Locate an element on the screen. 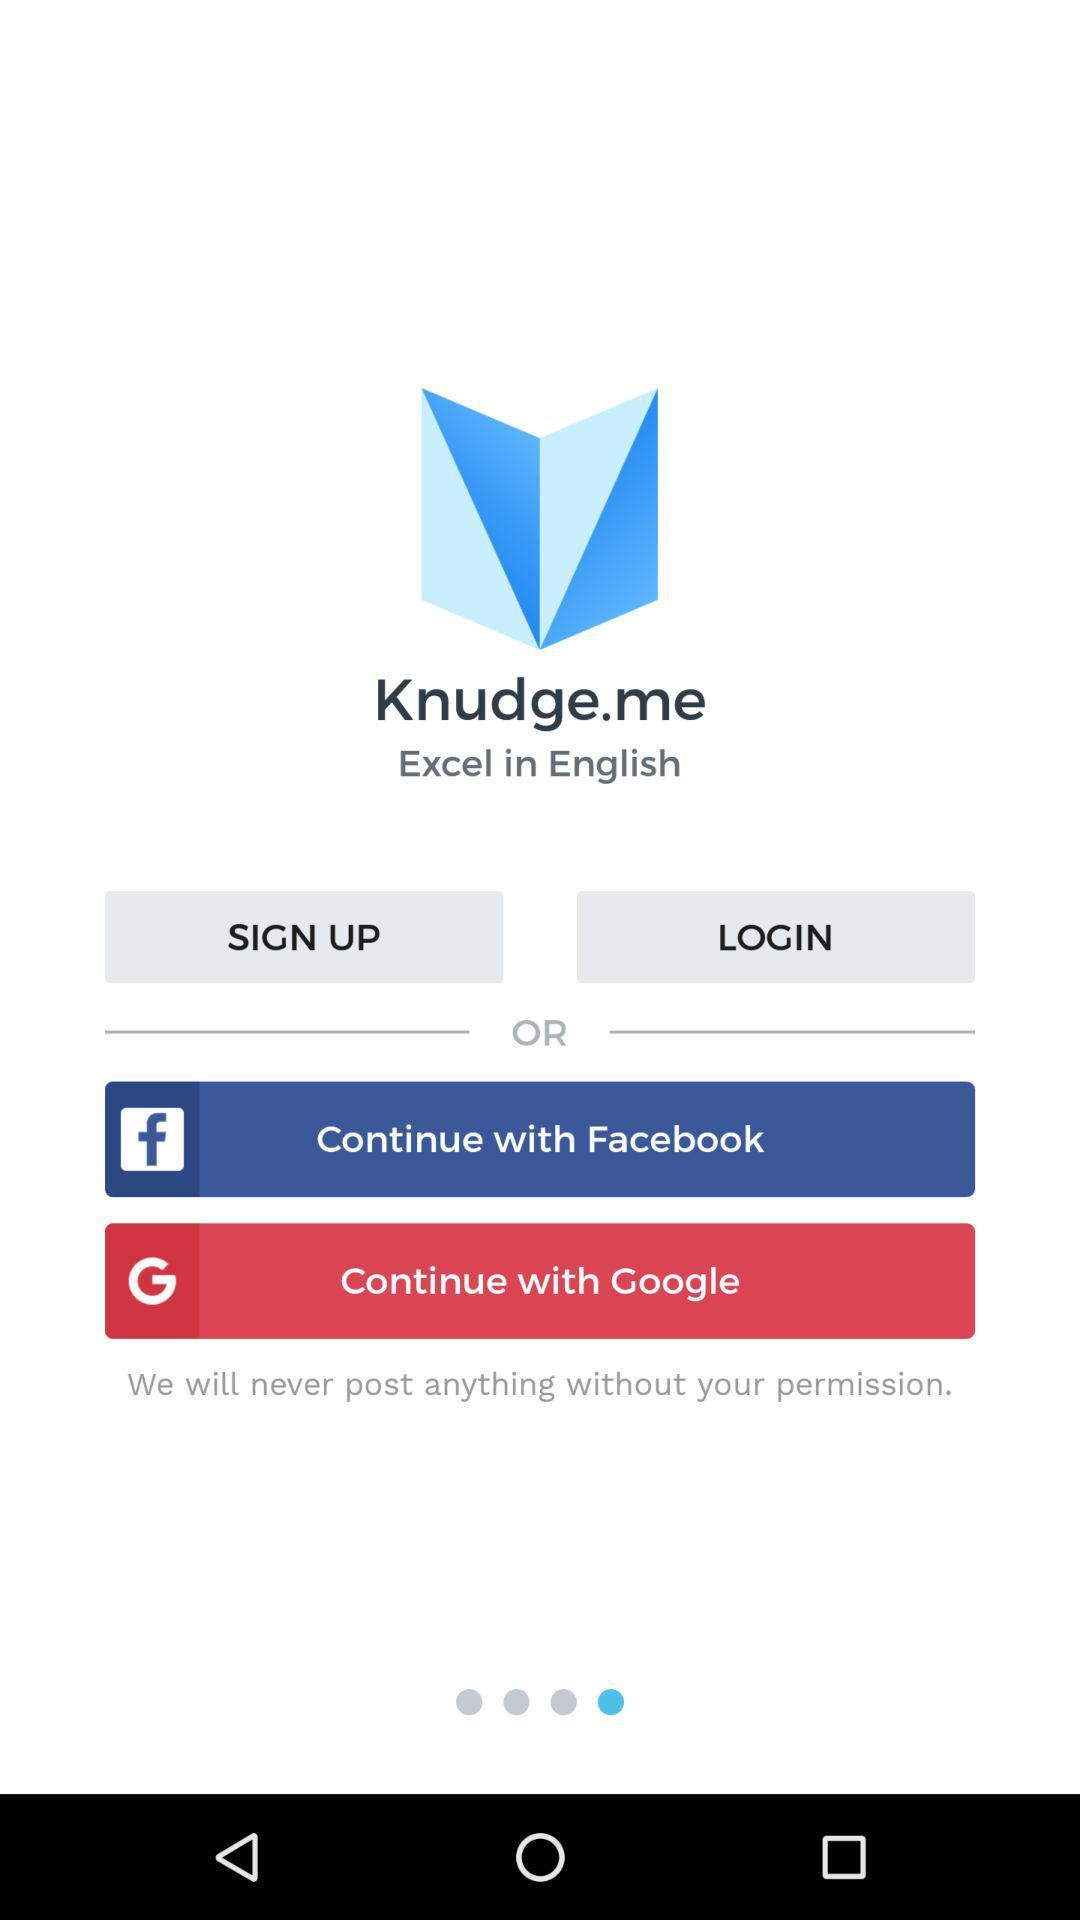  item below excel in english item is located at coordinates (774, 936).